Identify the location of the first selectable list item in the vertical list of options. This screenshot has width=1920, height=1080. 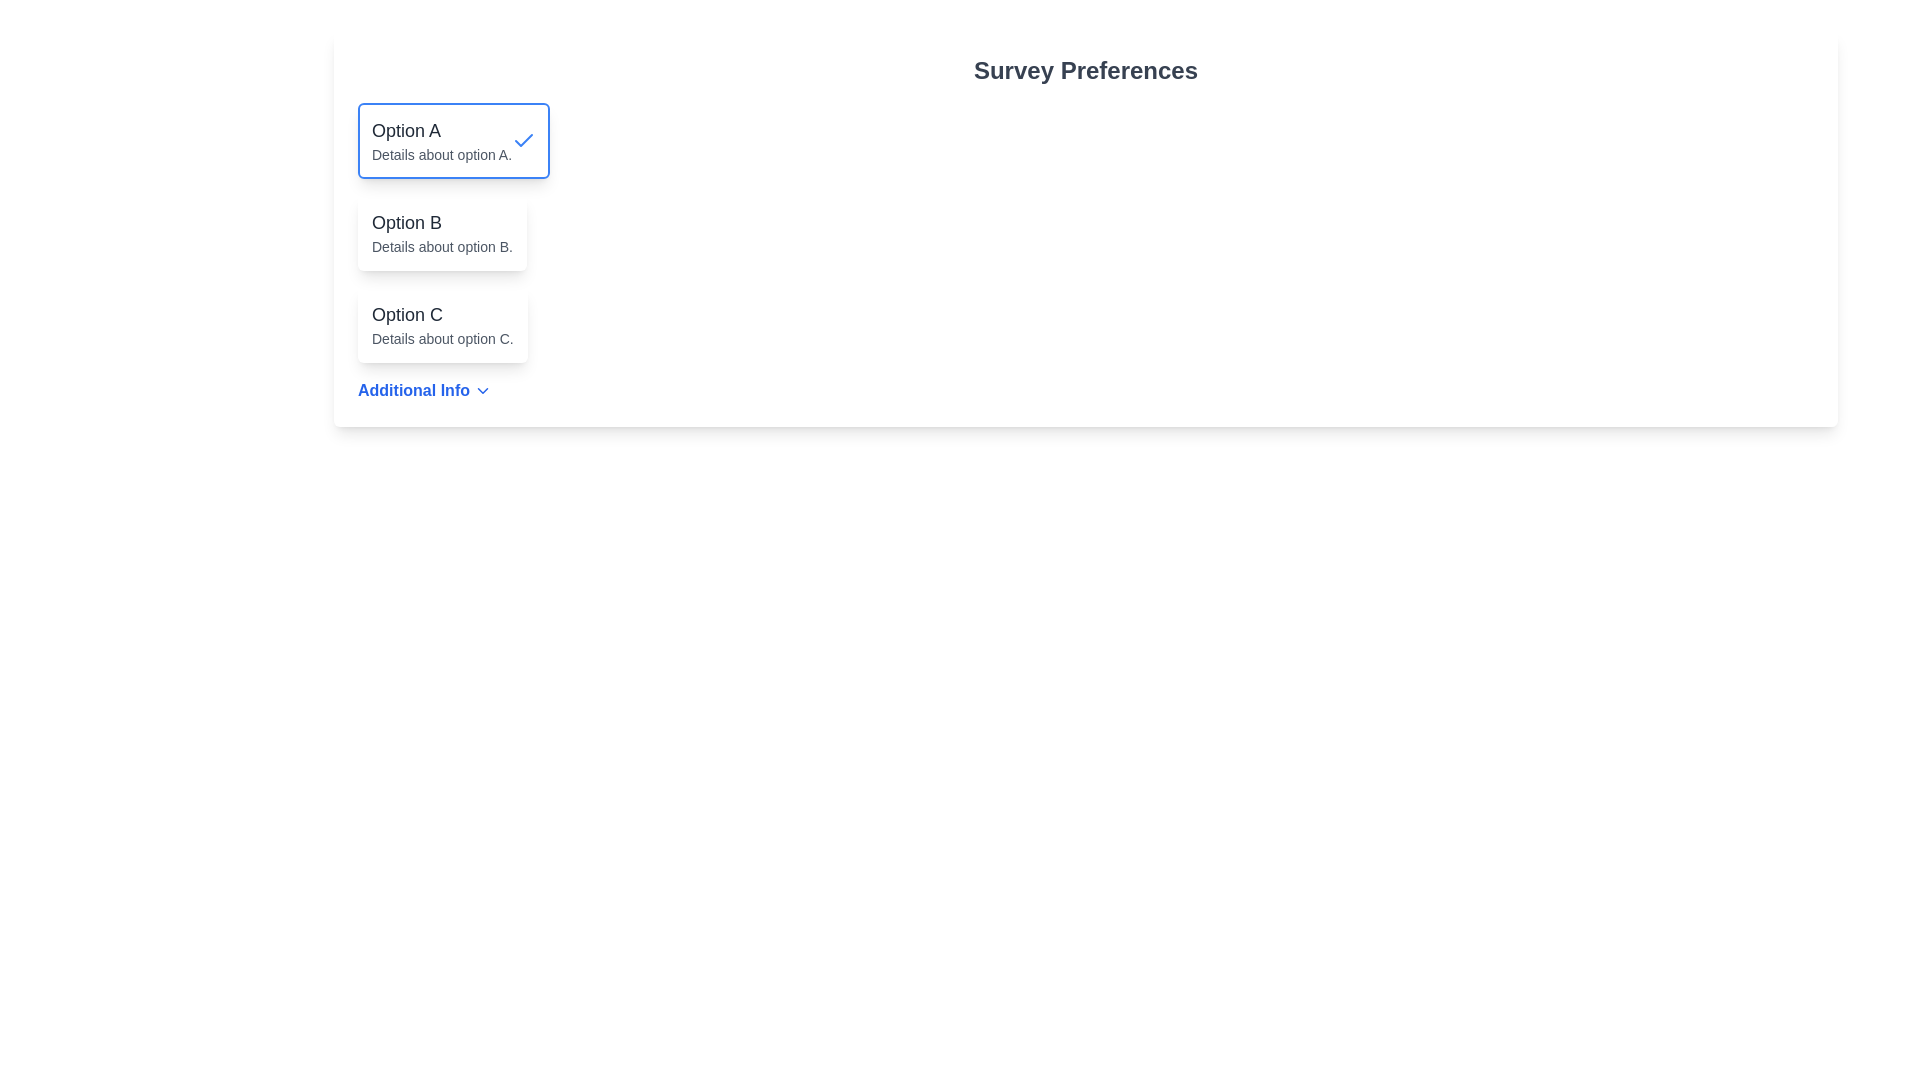
(453, 140).